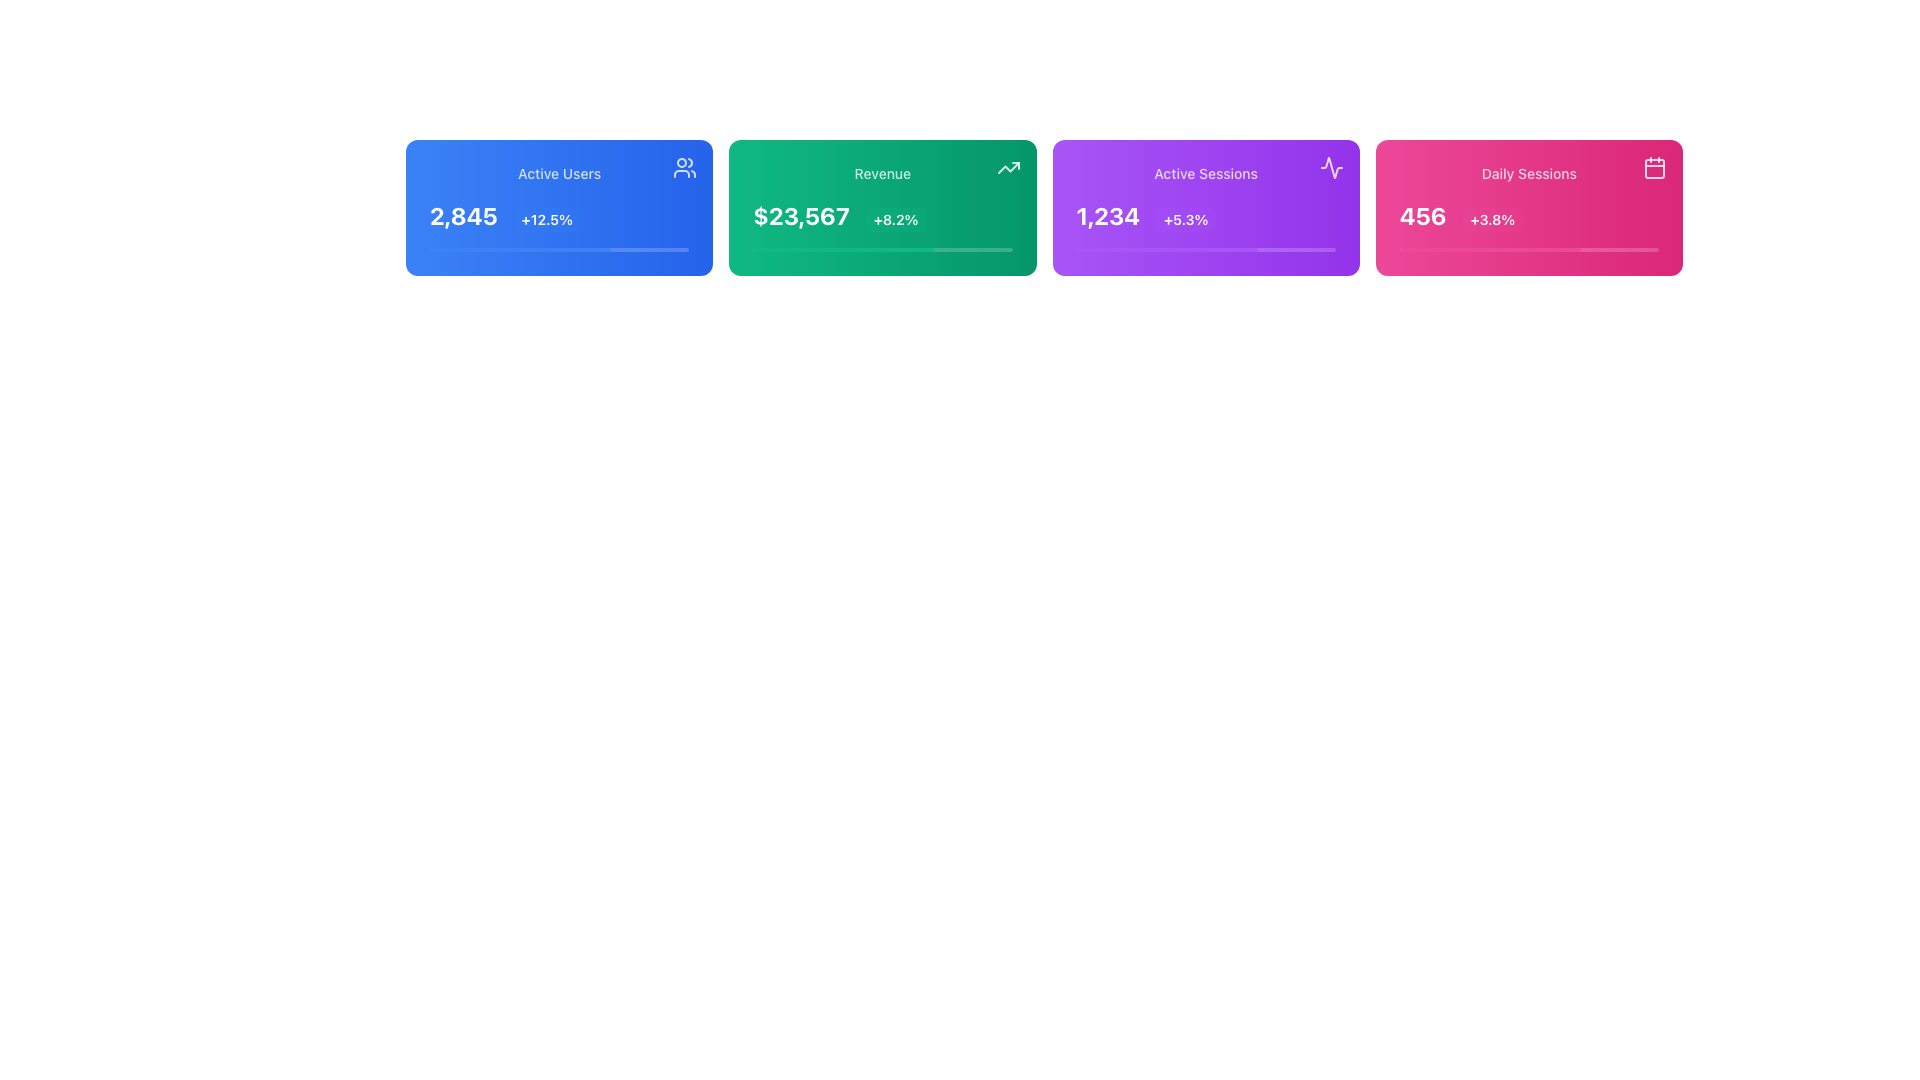 This screenshot has height=1080, width=1920. Describe the element at coordinates (1492, 219) in the screenshot. I see `the Statistical indicator label indicating a percentage change related to the 'Daily Sessions' metric, located to the right of the number '456' within the pink card labeled 'Daily Sessions'` at that location.